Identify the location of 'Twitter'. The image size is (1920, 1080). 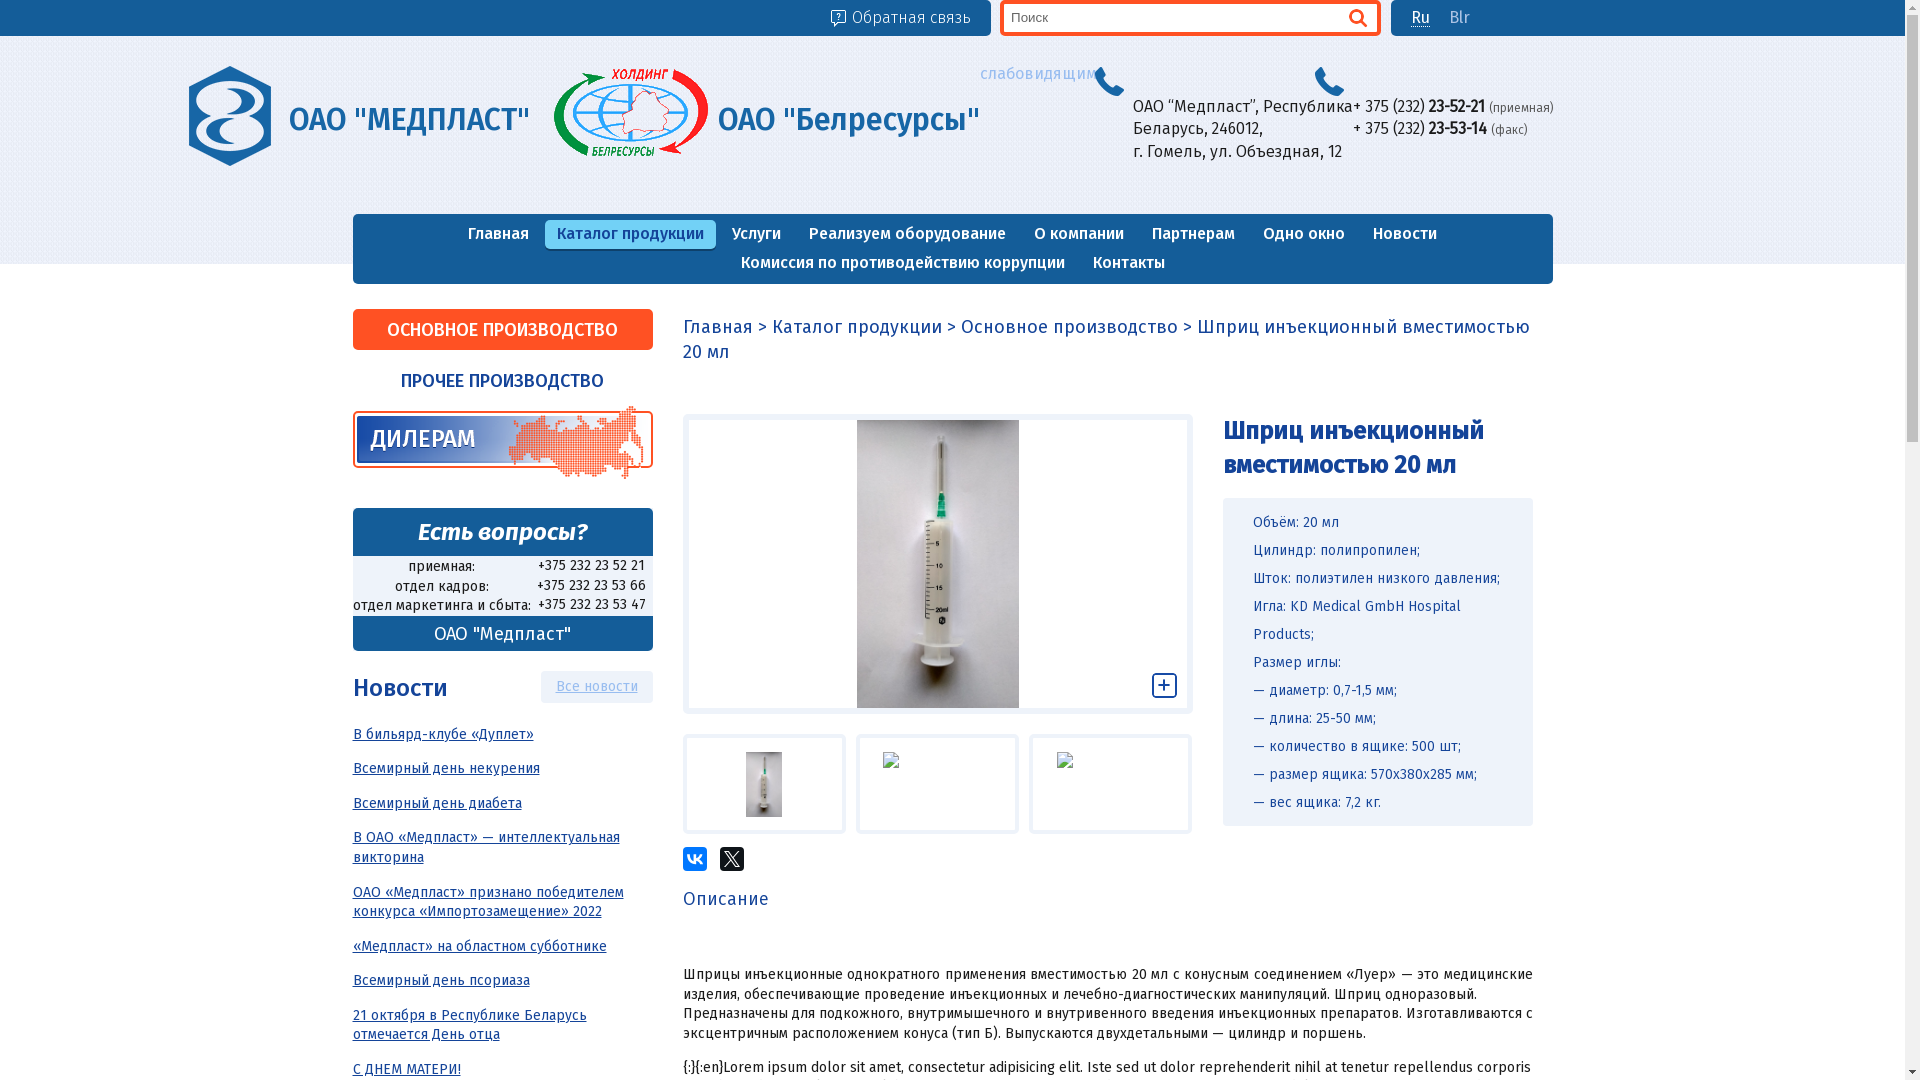
(730, 858).